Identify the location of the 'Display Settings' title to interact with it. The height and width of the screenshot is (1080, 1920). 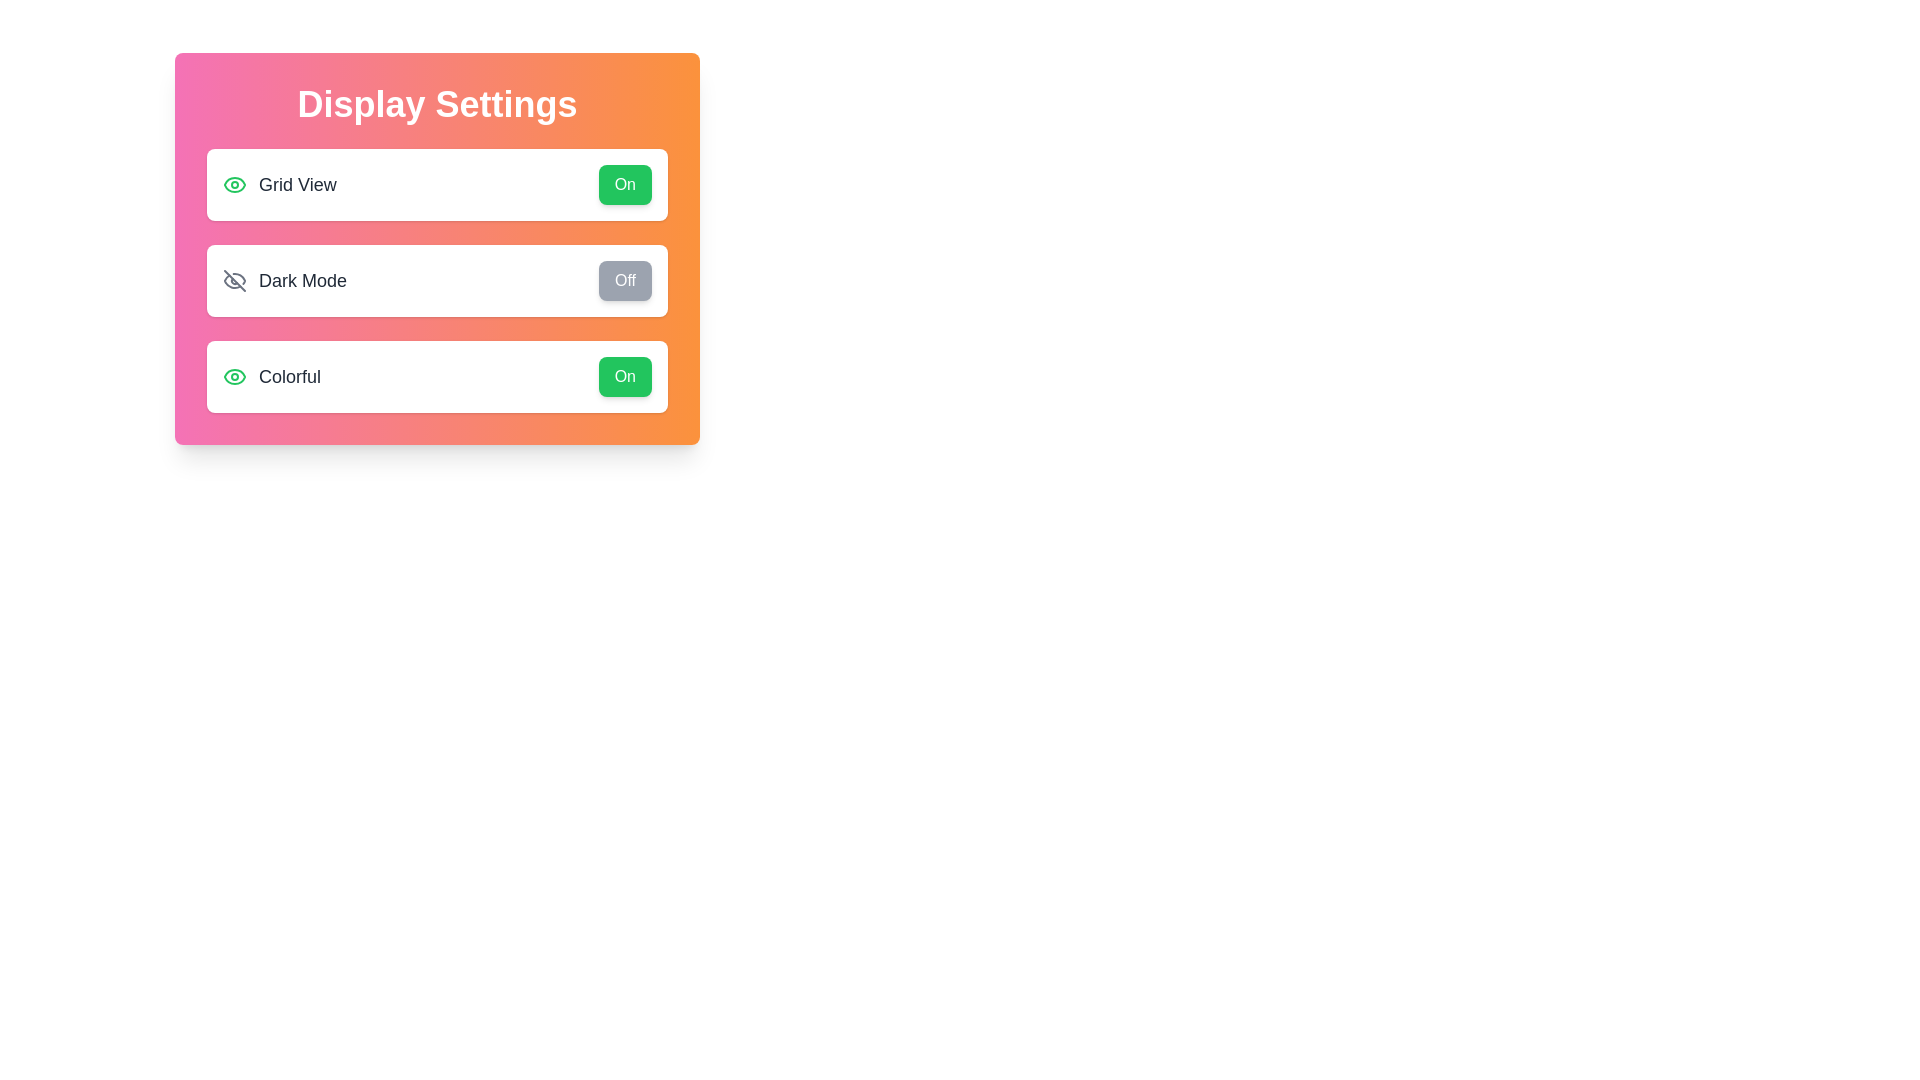
(436, 104).